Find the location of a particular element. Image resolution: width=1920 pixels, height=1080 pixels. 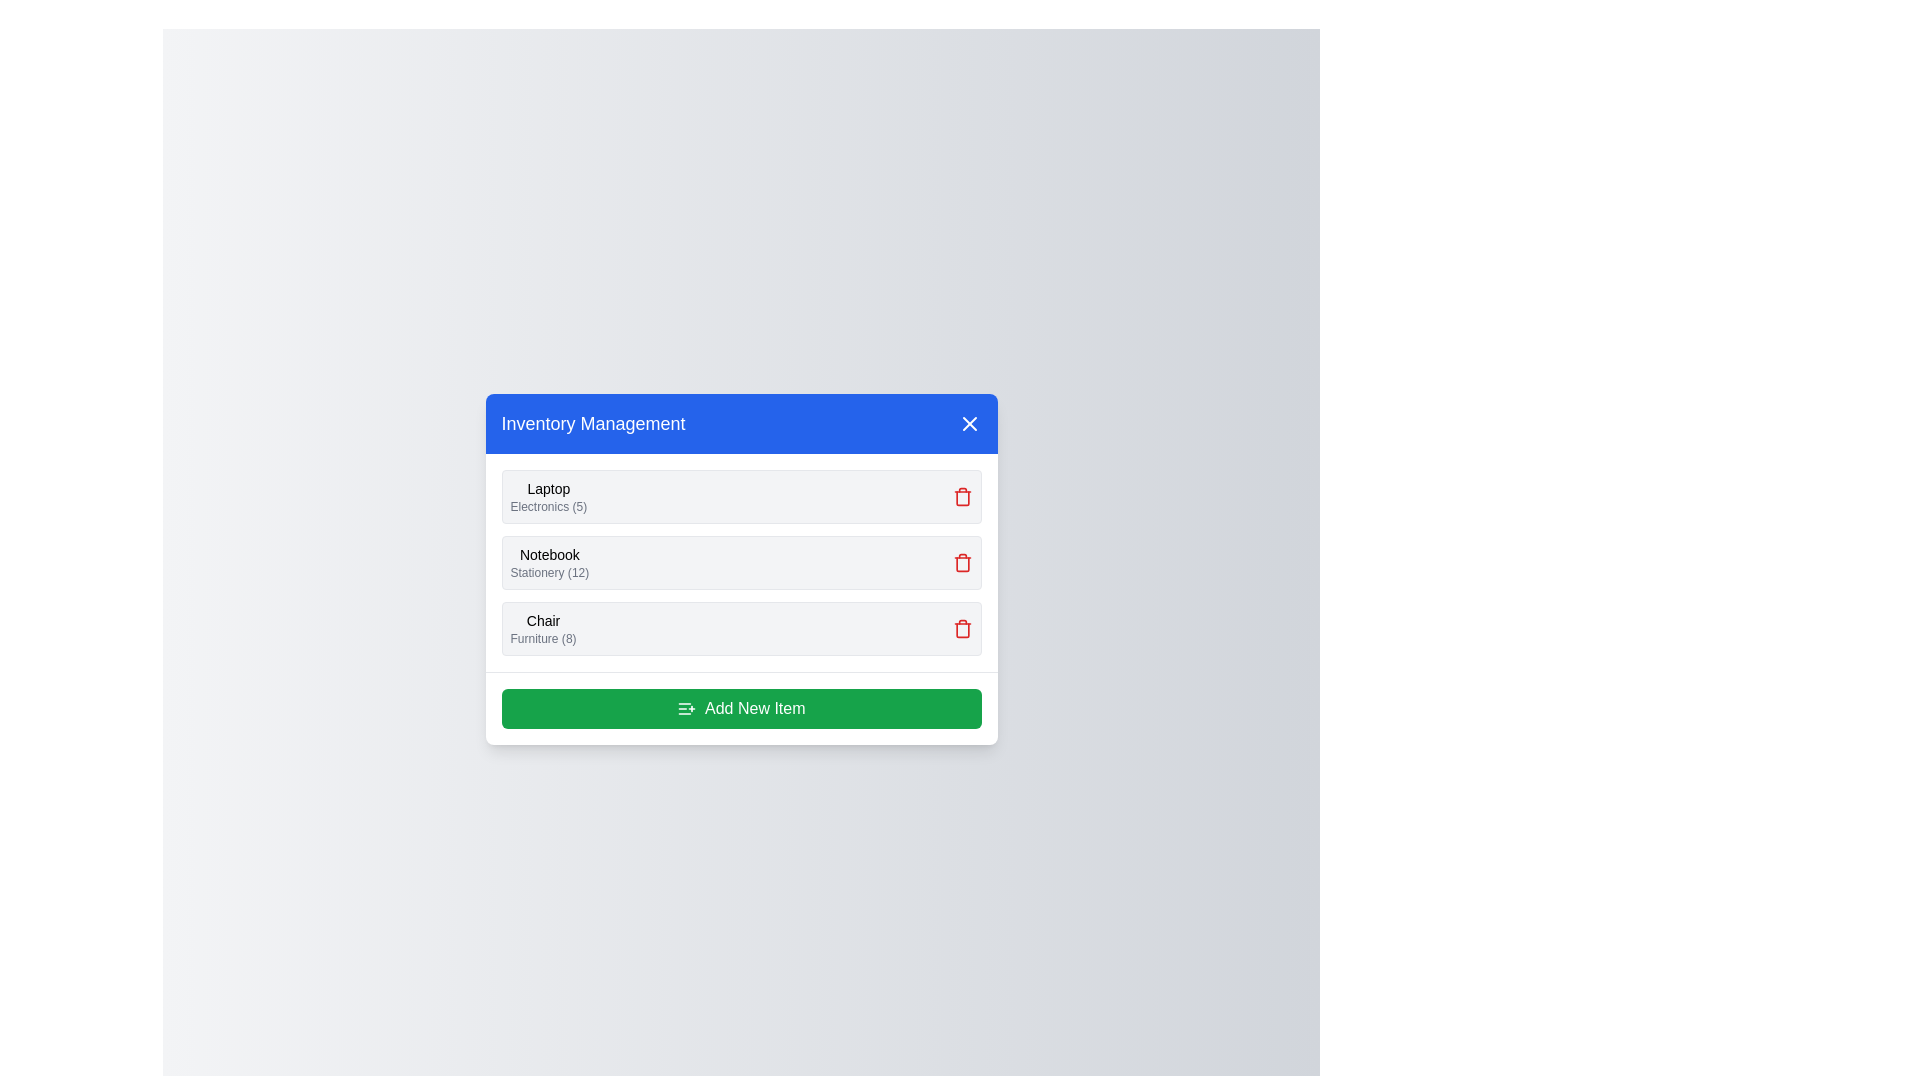

the 'Add New Item' button to initiate the process of adding a new inventory item is located at coordinates (740, 707).